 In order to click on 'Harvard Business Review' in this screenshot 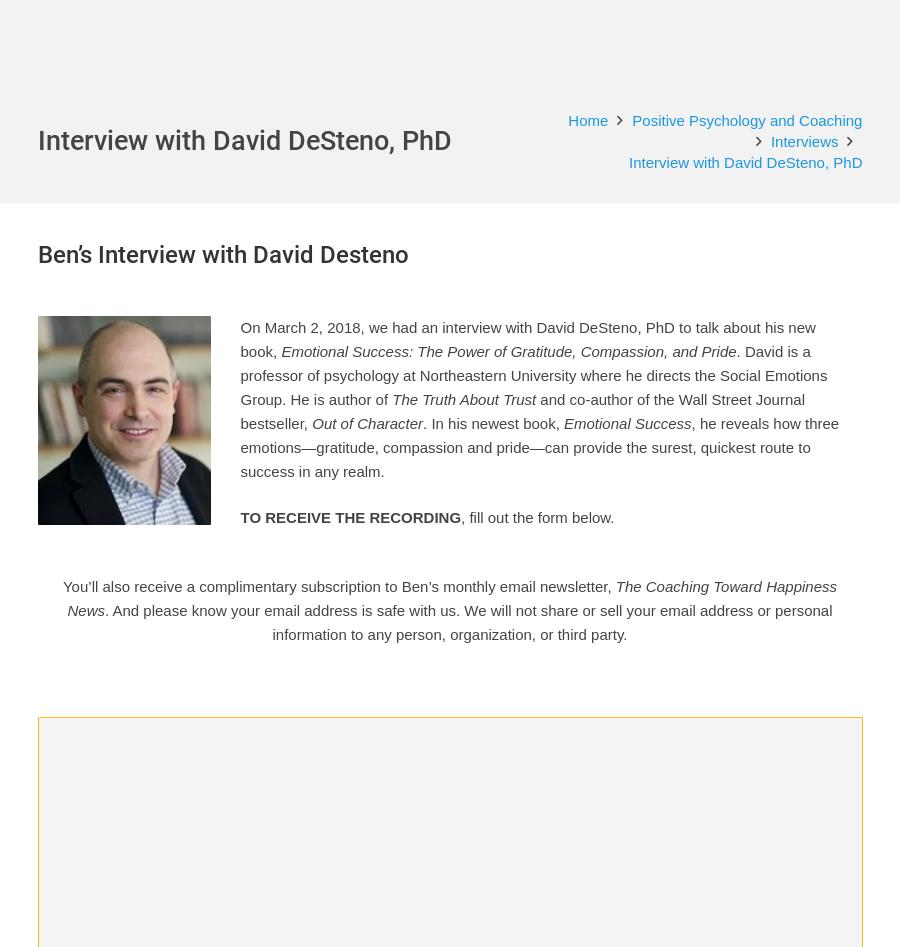, I will do `click(465, 786)`.